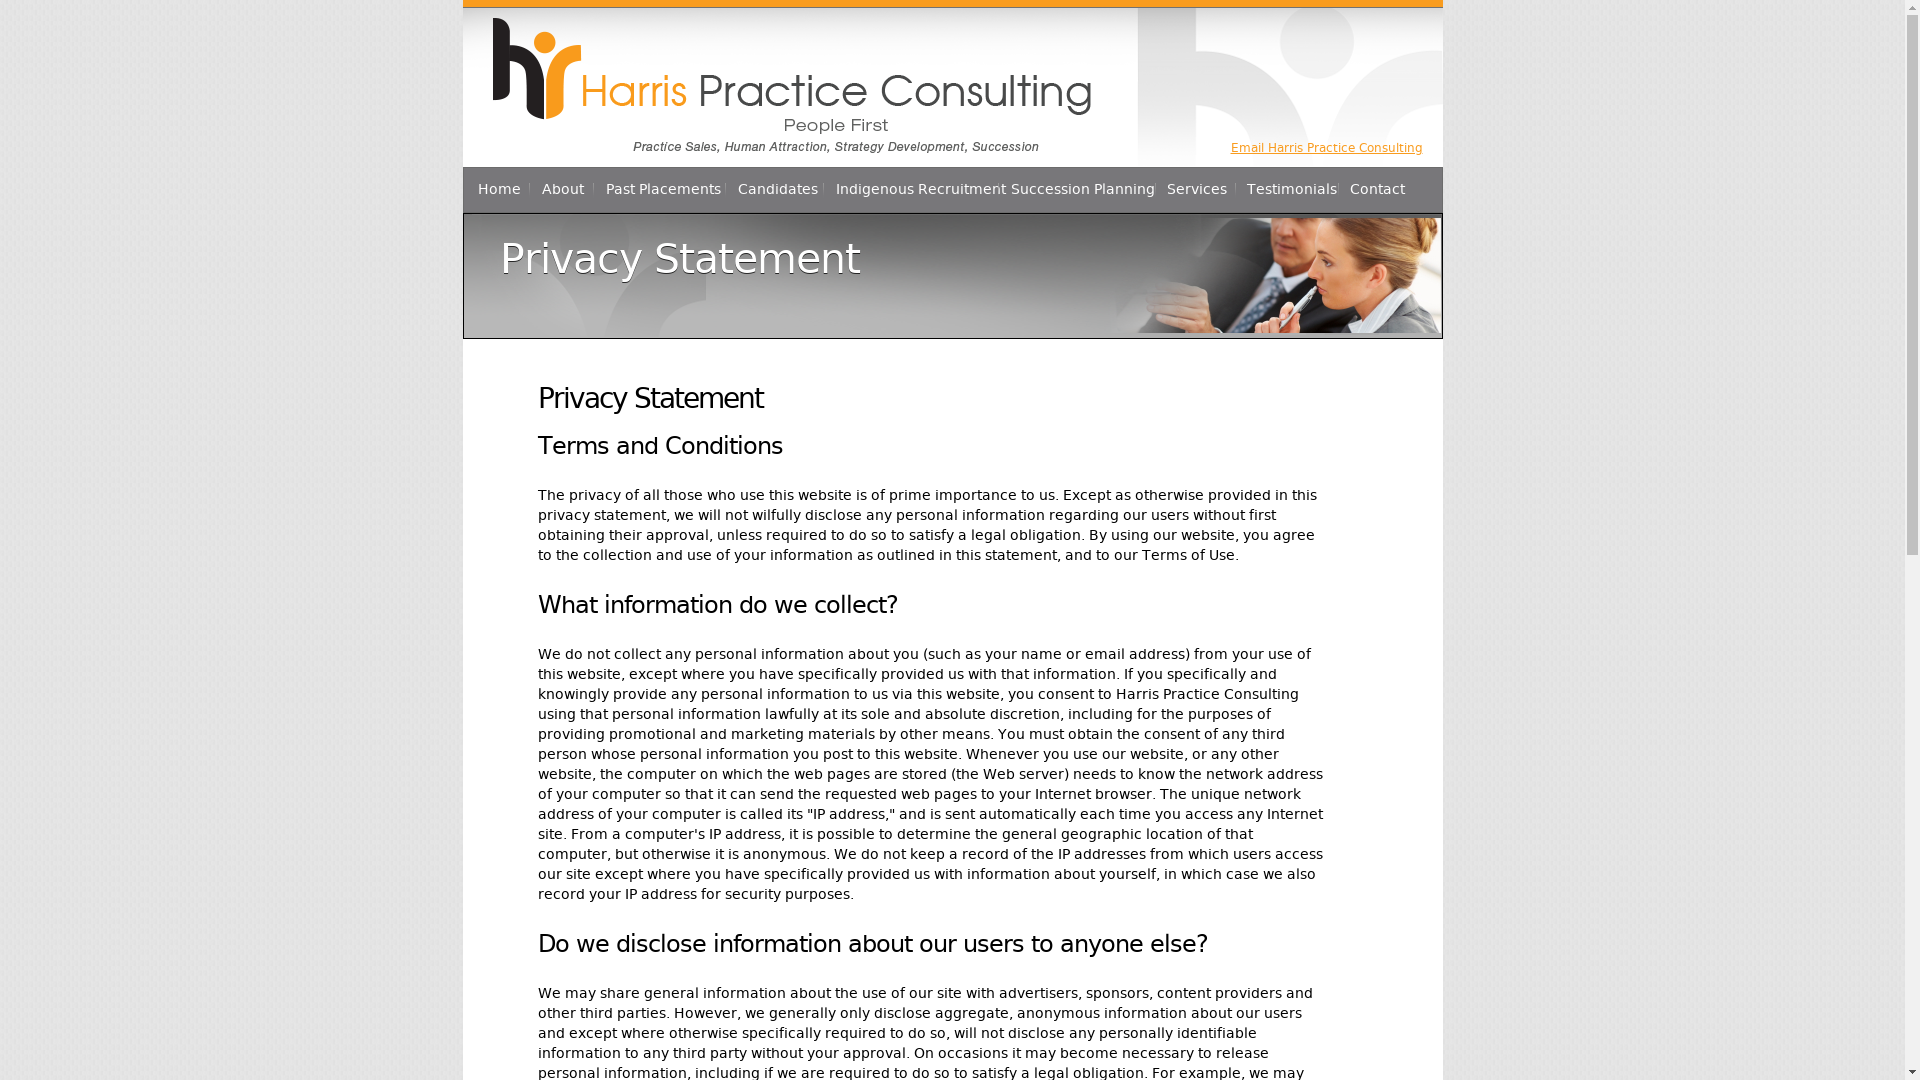 The height and width of the screenshot is (1080, 1920). I want to click on 'Indigenous Recruitment', so click(919, 189).